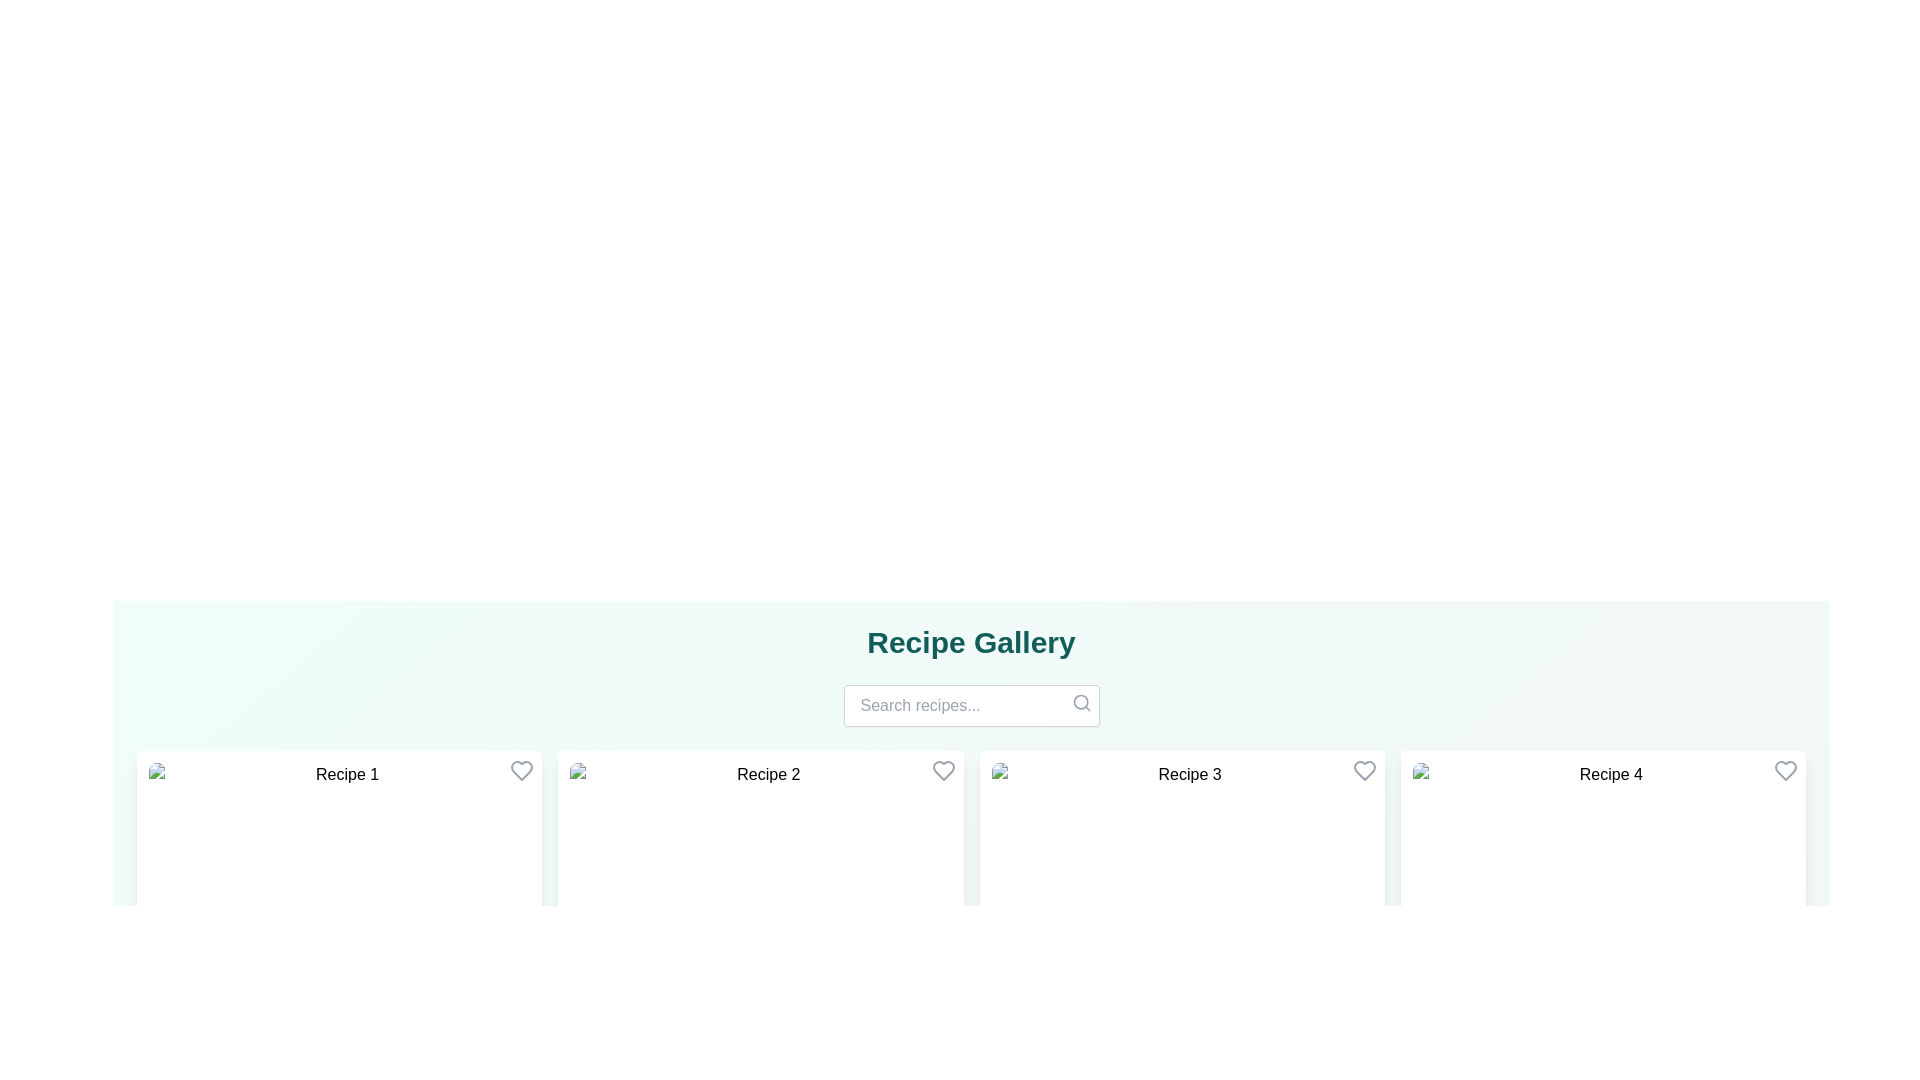 This screenshot has width=1920, height=1080. I want to click on the heart-shaped icon that allows users to mark the associated recipe as a favorite, located to the right of the 'Recipe 2' title and image, so click(942, 770).